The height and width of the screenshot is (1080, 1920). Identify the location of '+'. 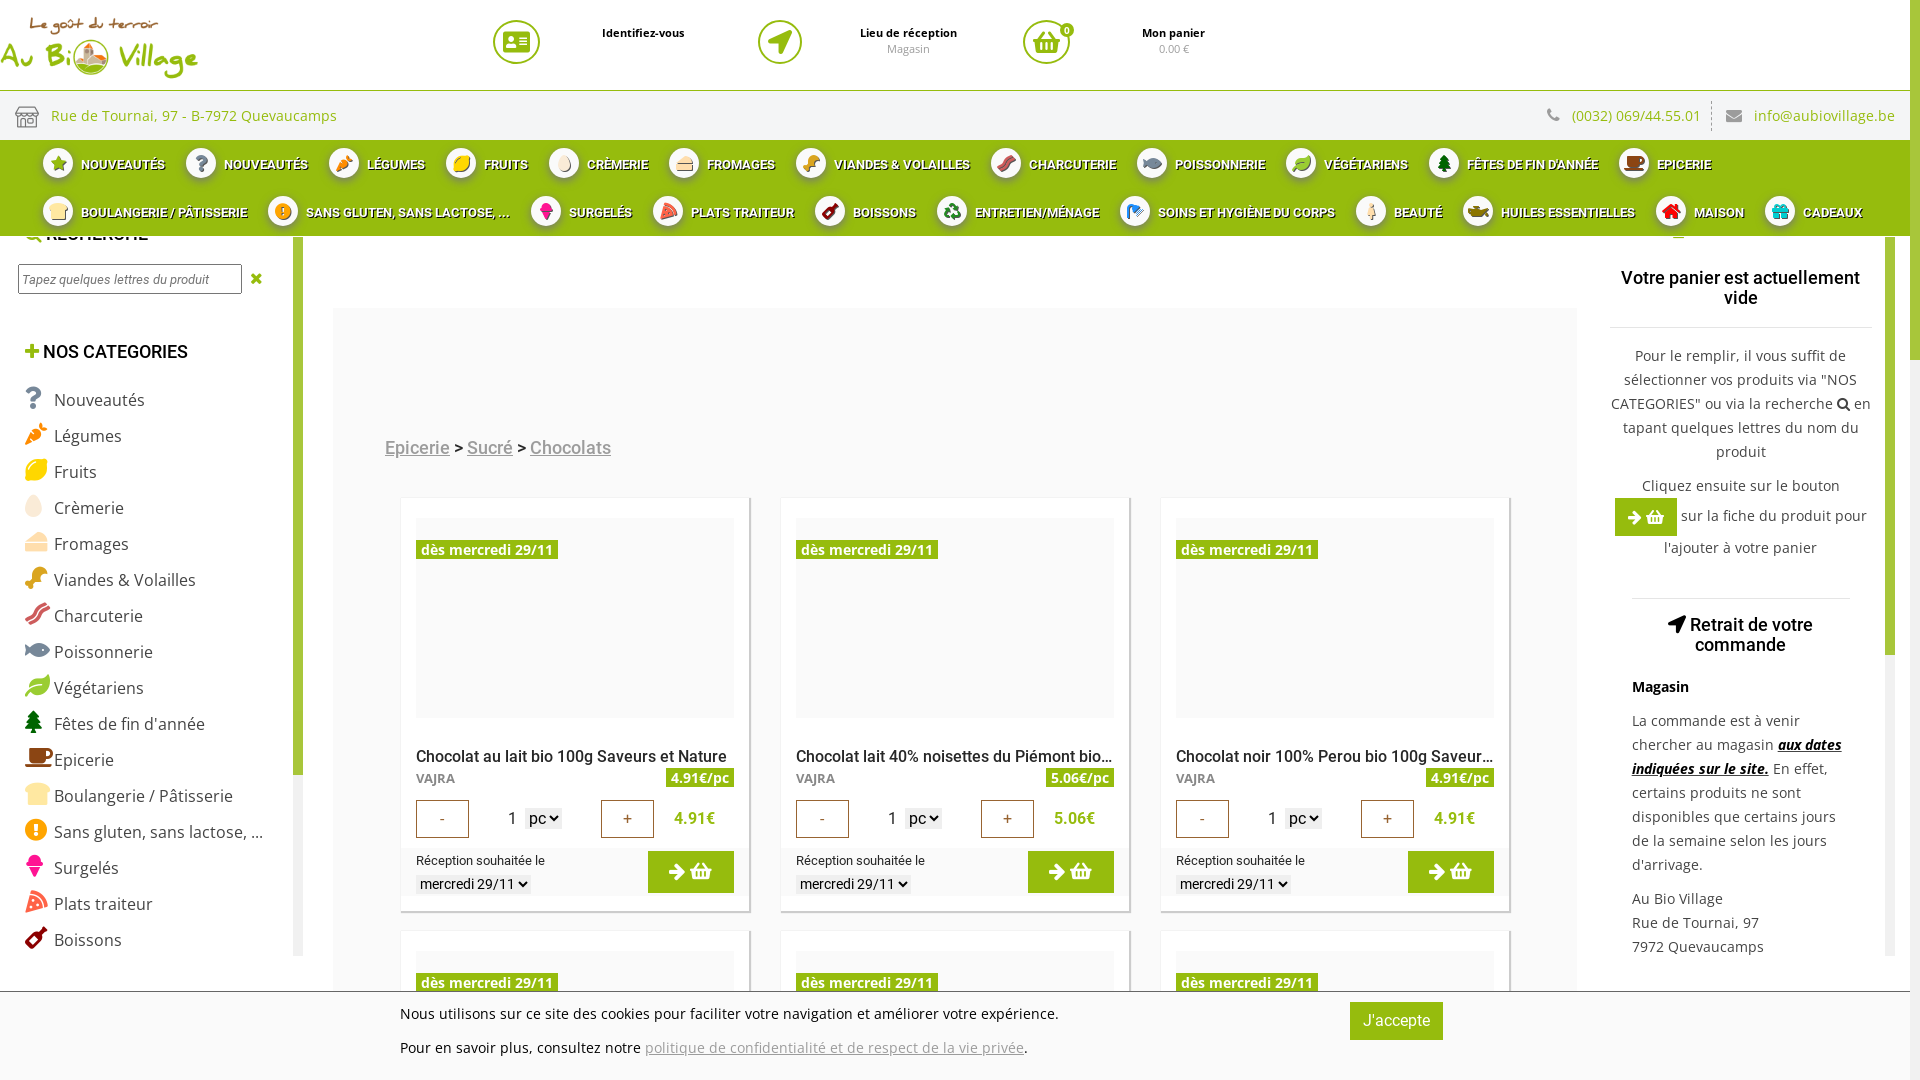
(626, 818).